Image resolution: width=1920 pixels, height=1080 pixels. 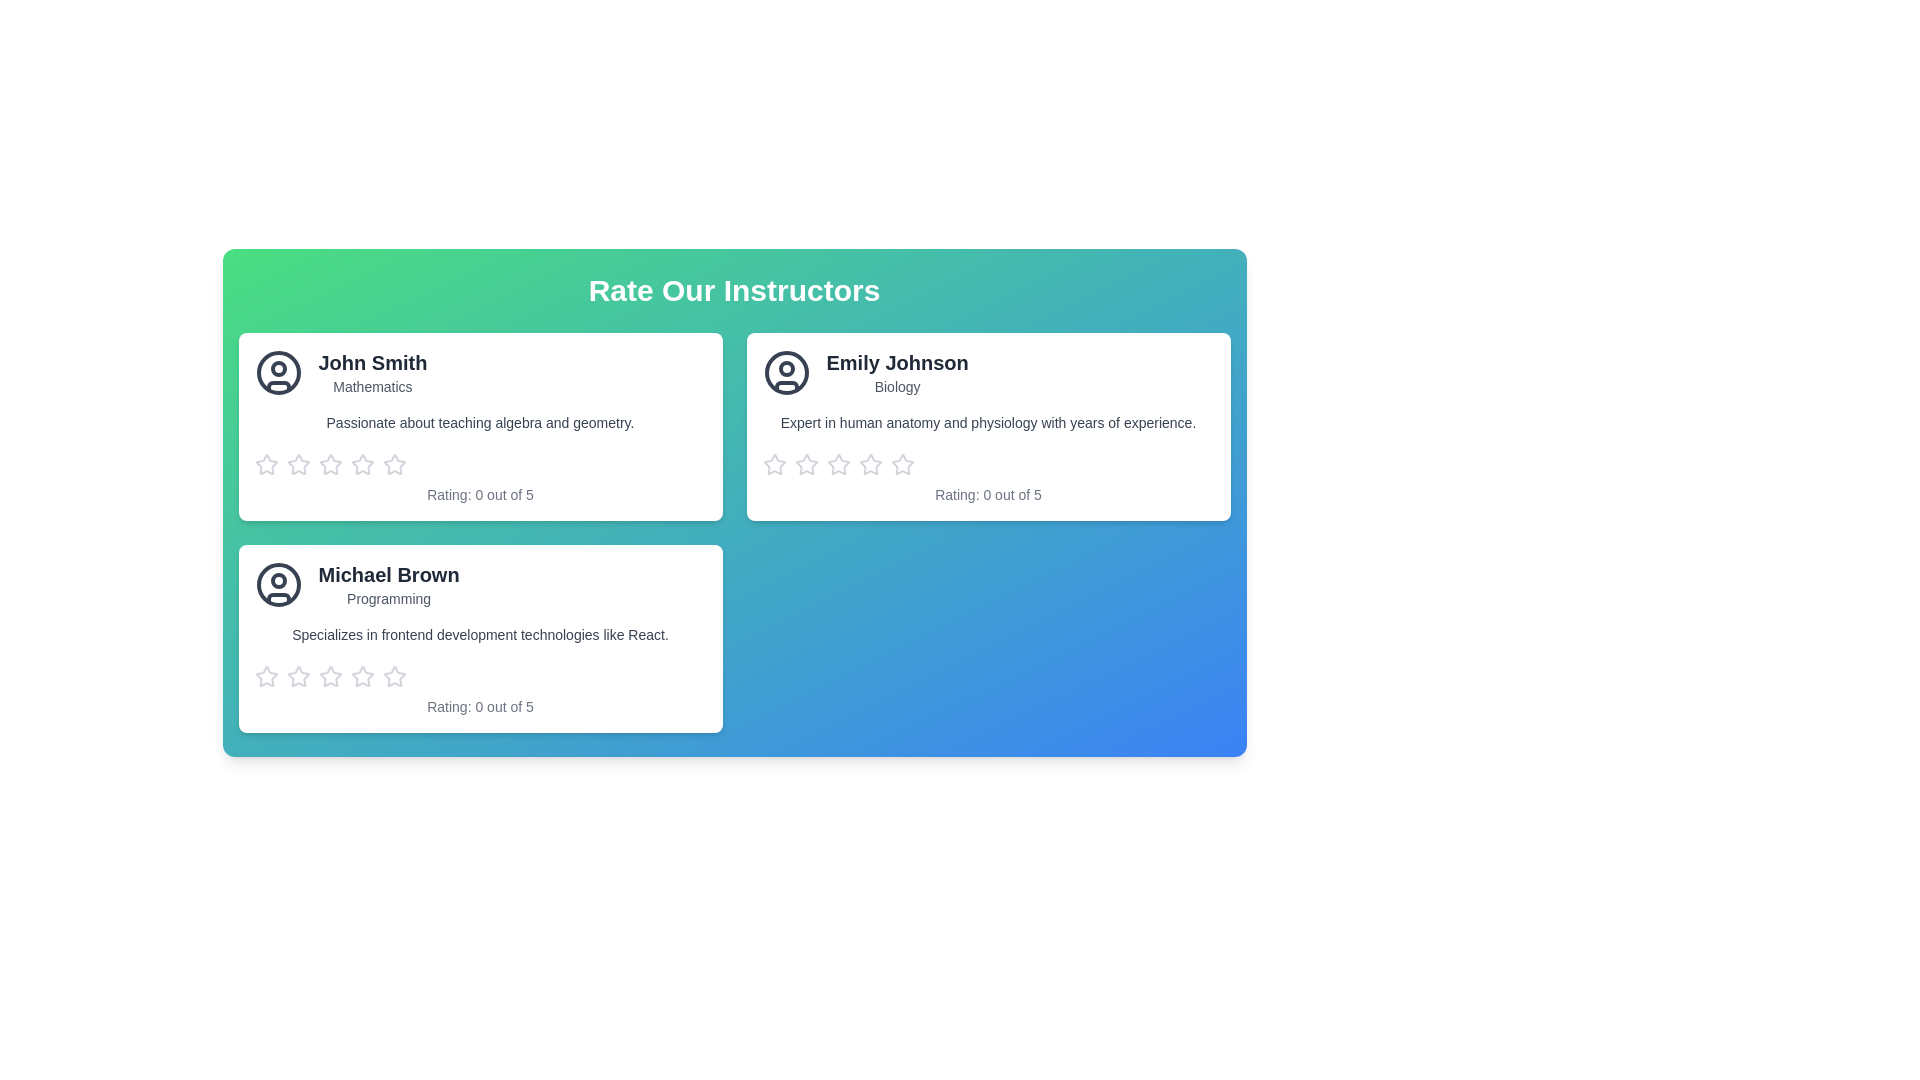 I want to click on the second star icon from the left in the rating section of Emily Johnson's profile card, so click(x=870, y=464).